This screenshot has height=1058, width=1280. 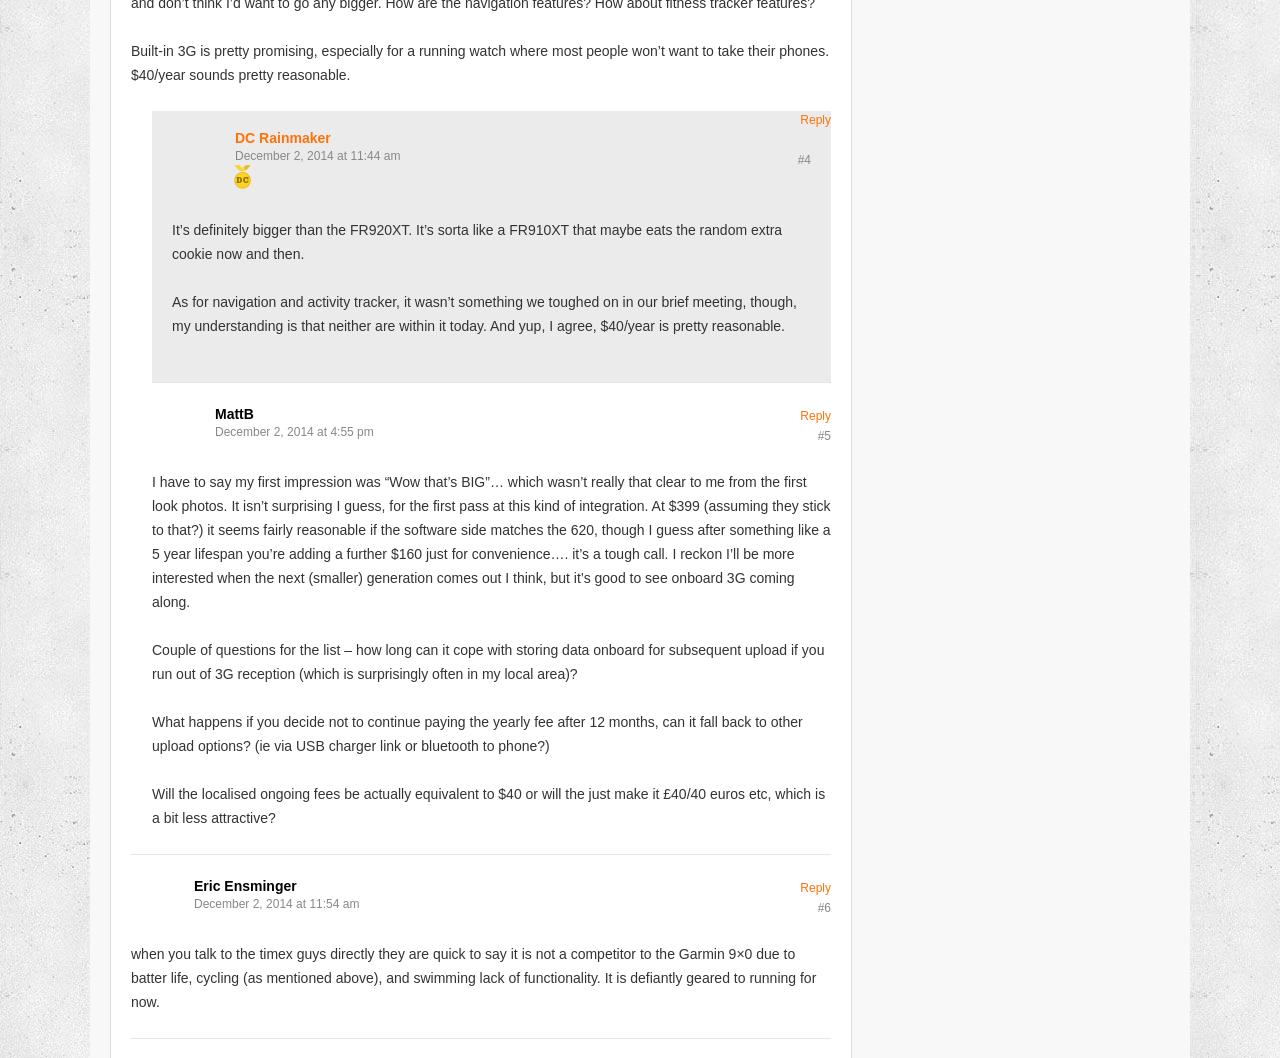 What do you see at coordinates (281, 136) in the screenshot?
I see `'DC Rainmaker'` at bounding box center [281, 136].